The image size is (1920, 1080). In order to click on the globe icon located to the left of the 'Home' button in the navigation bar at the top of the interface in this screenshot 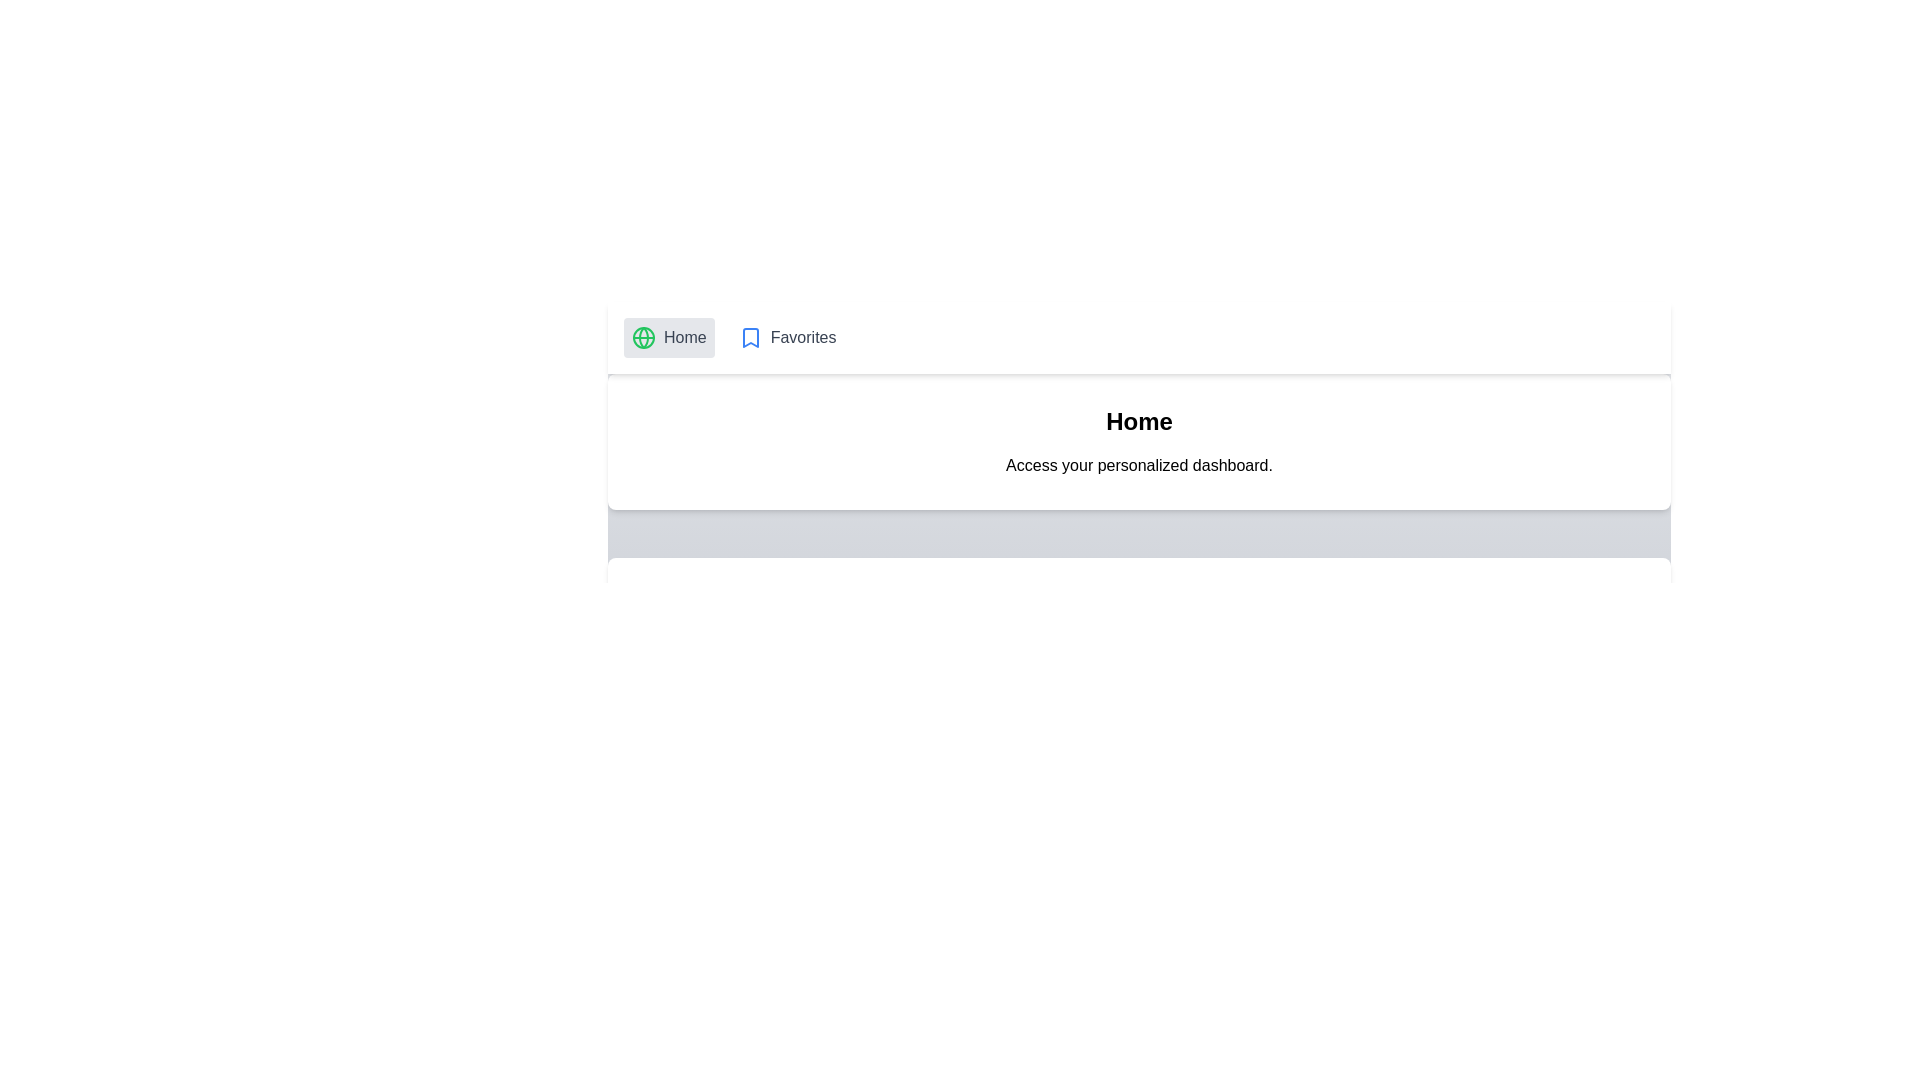, I will do `click(643, 337)`.